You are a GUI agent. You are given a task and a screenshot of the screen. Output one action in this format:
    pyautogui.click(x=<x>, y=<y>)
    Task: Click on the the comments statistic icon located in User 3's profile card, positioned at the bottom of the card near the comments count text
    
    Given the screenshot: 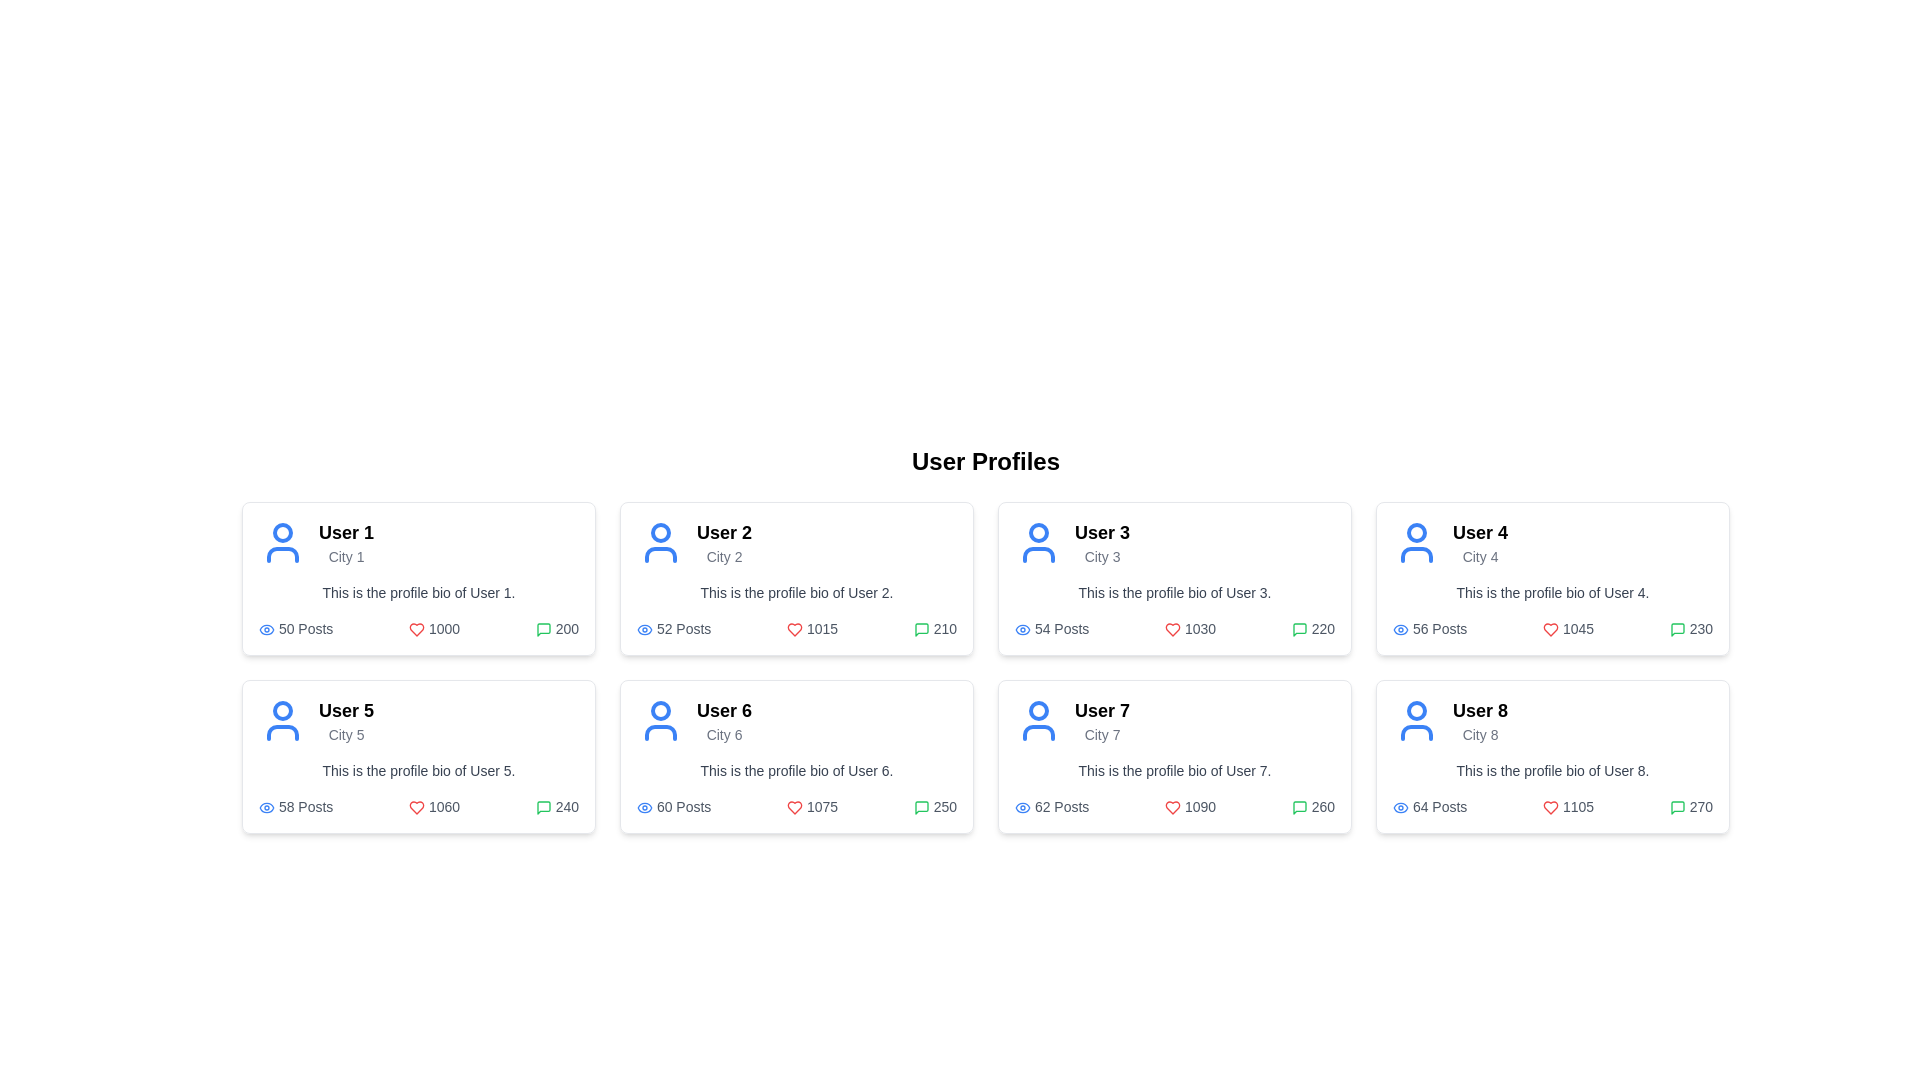 What is the action you would take?
    pyautogui.click(x=1299, y=630)
    